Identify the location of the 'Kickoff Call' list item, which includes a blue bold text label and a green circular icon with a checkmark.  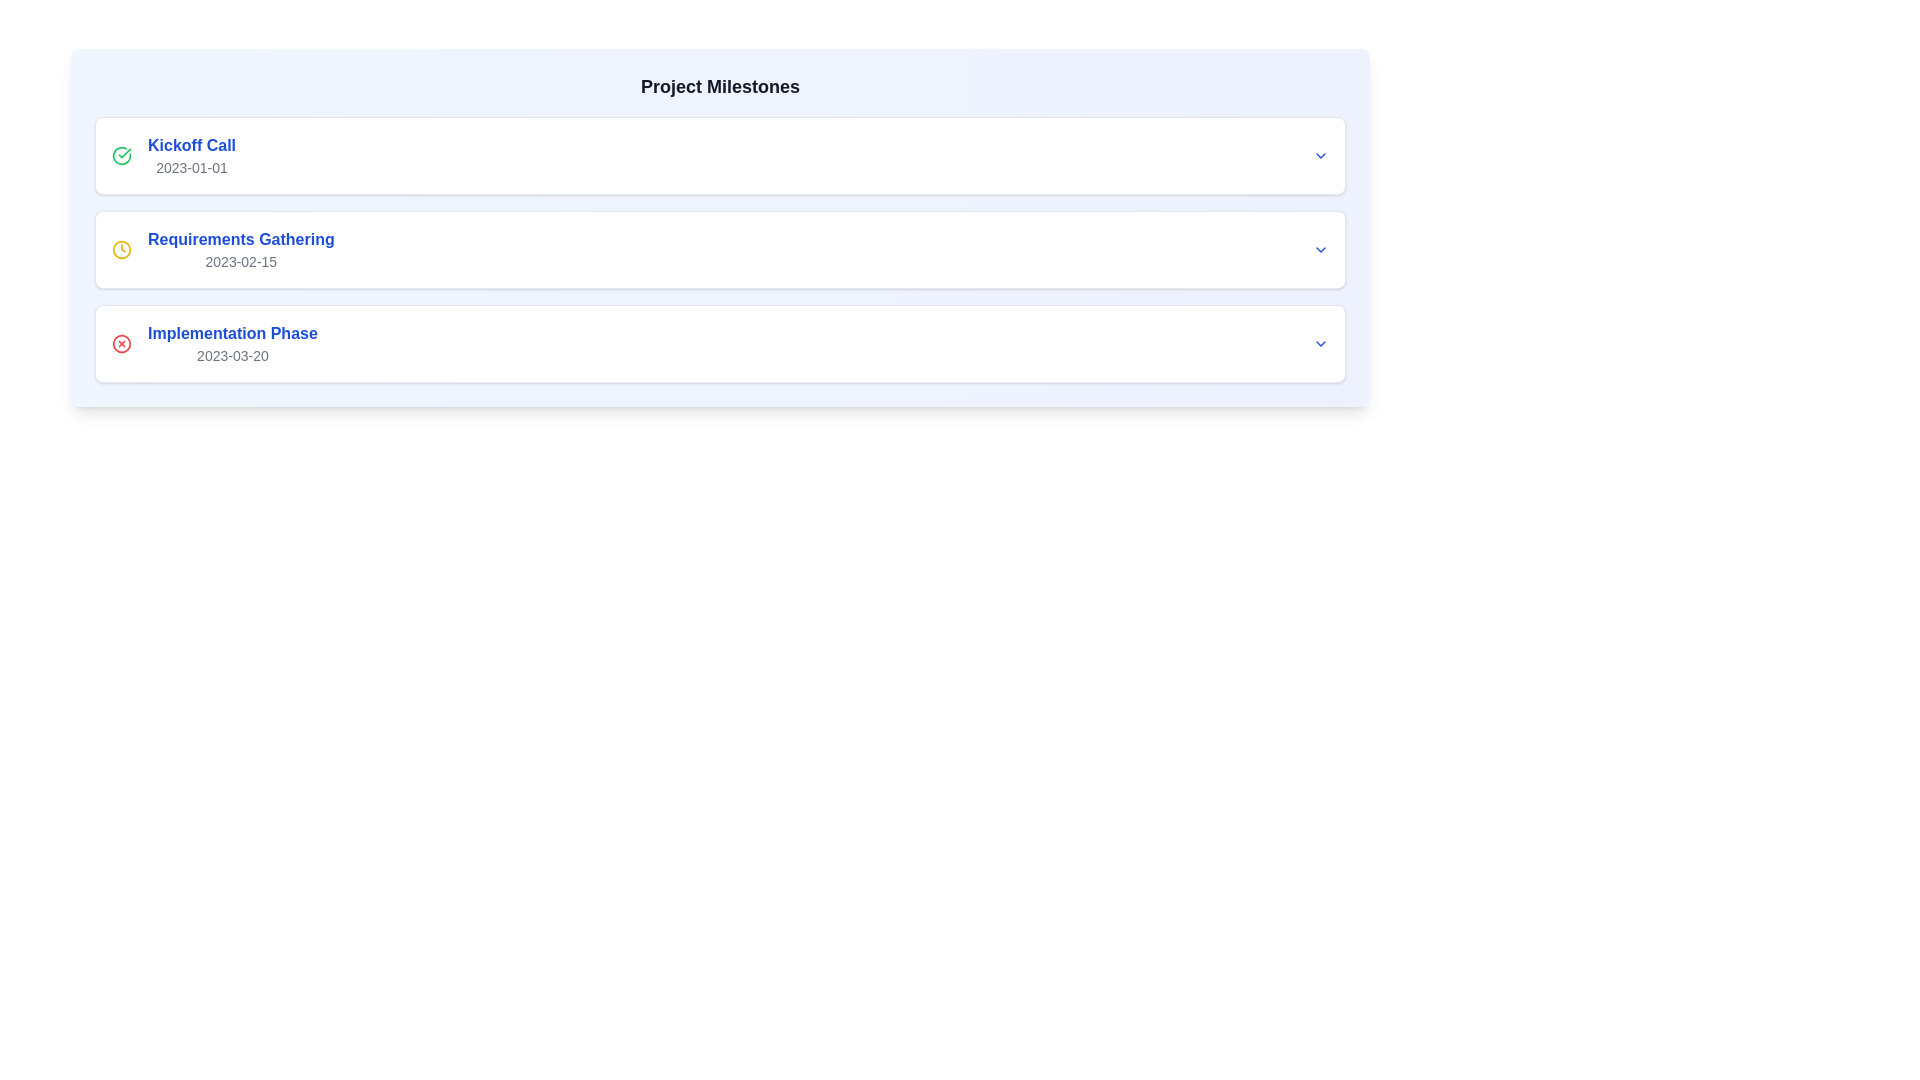
(173, 154).